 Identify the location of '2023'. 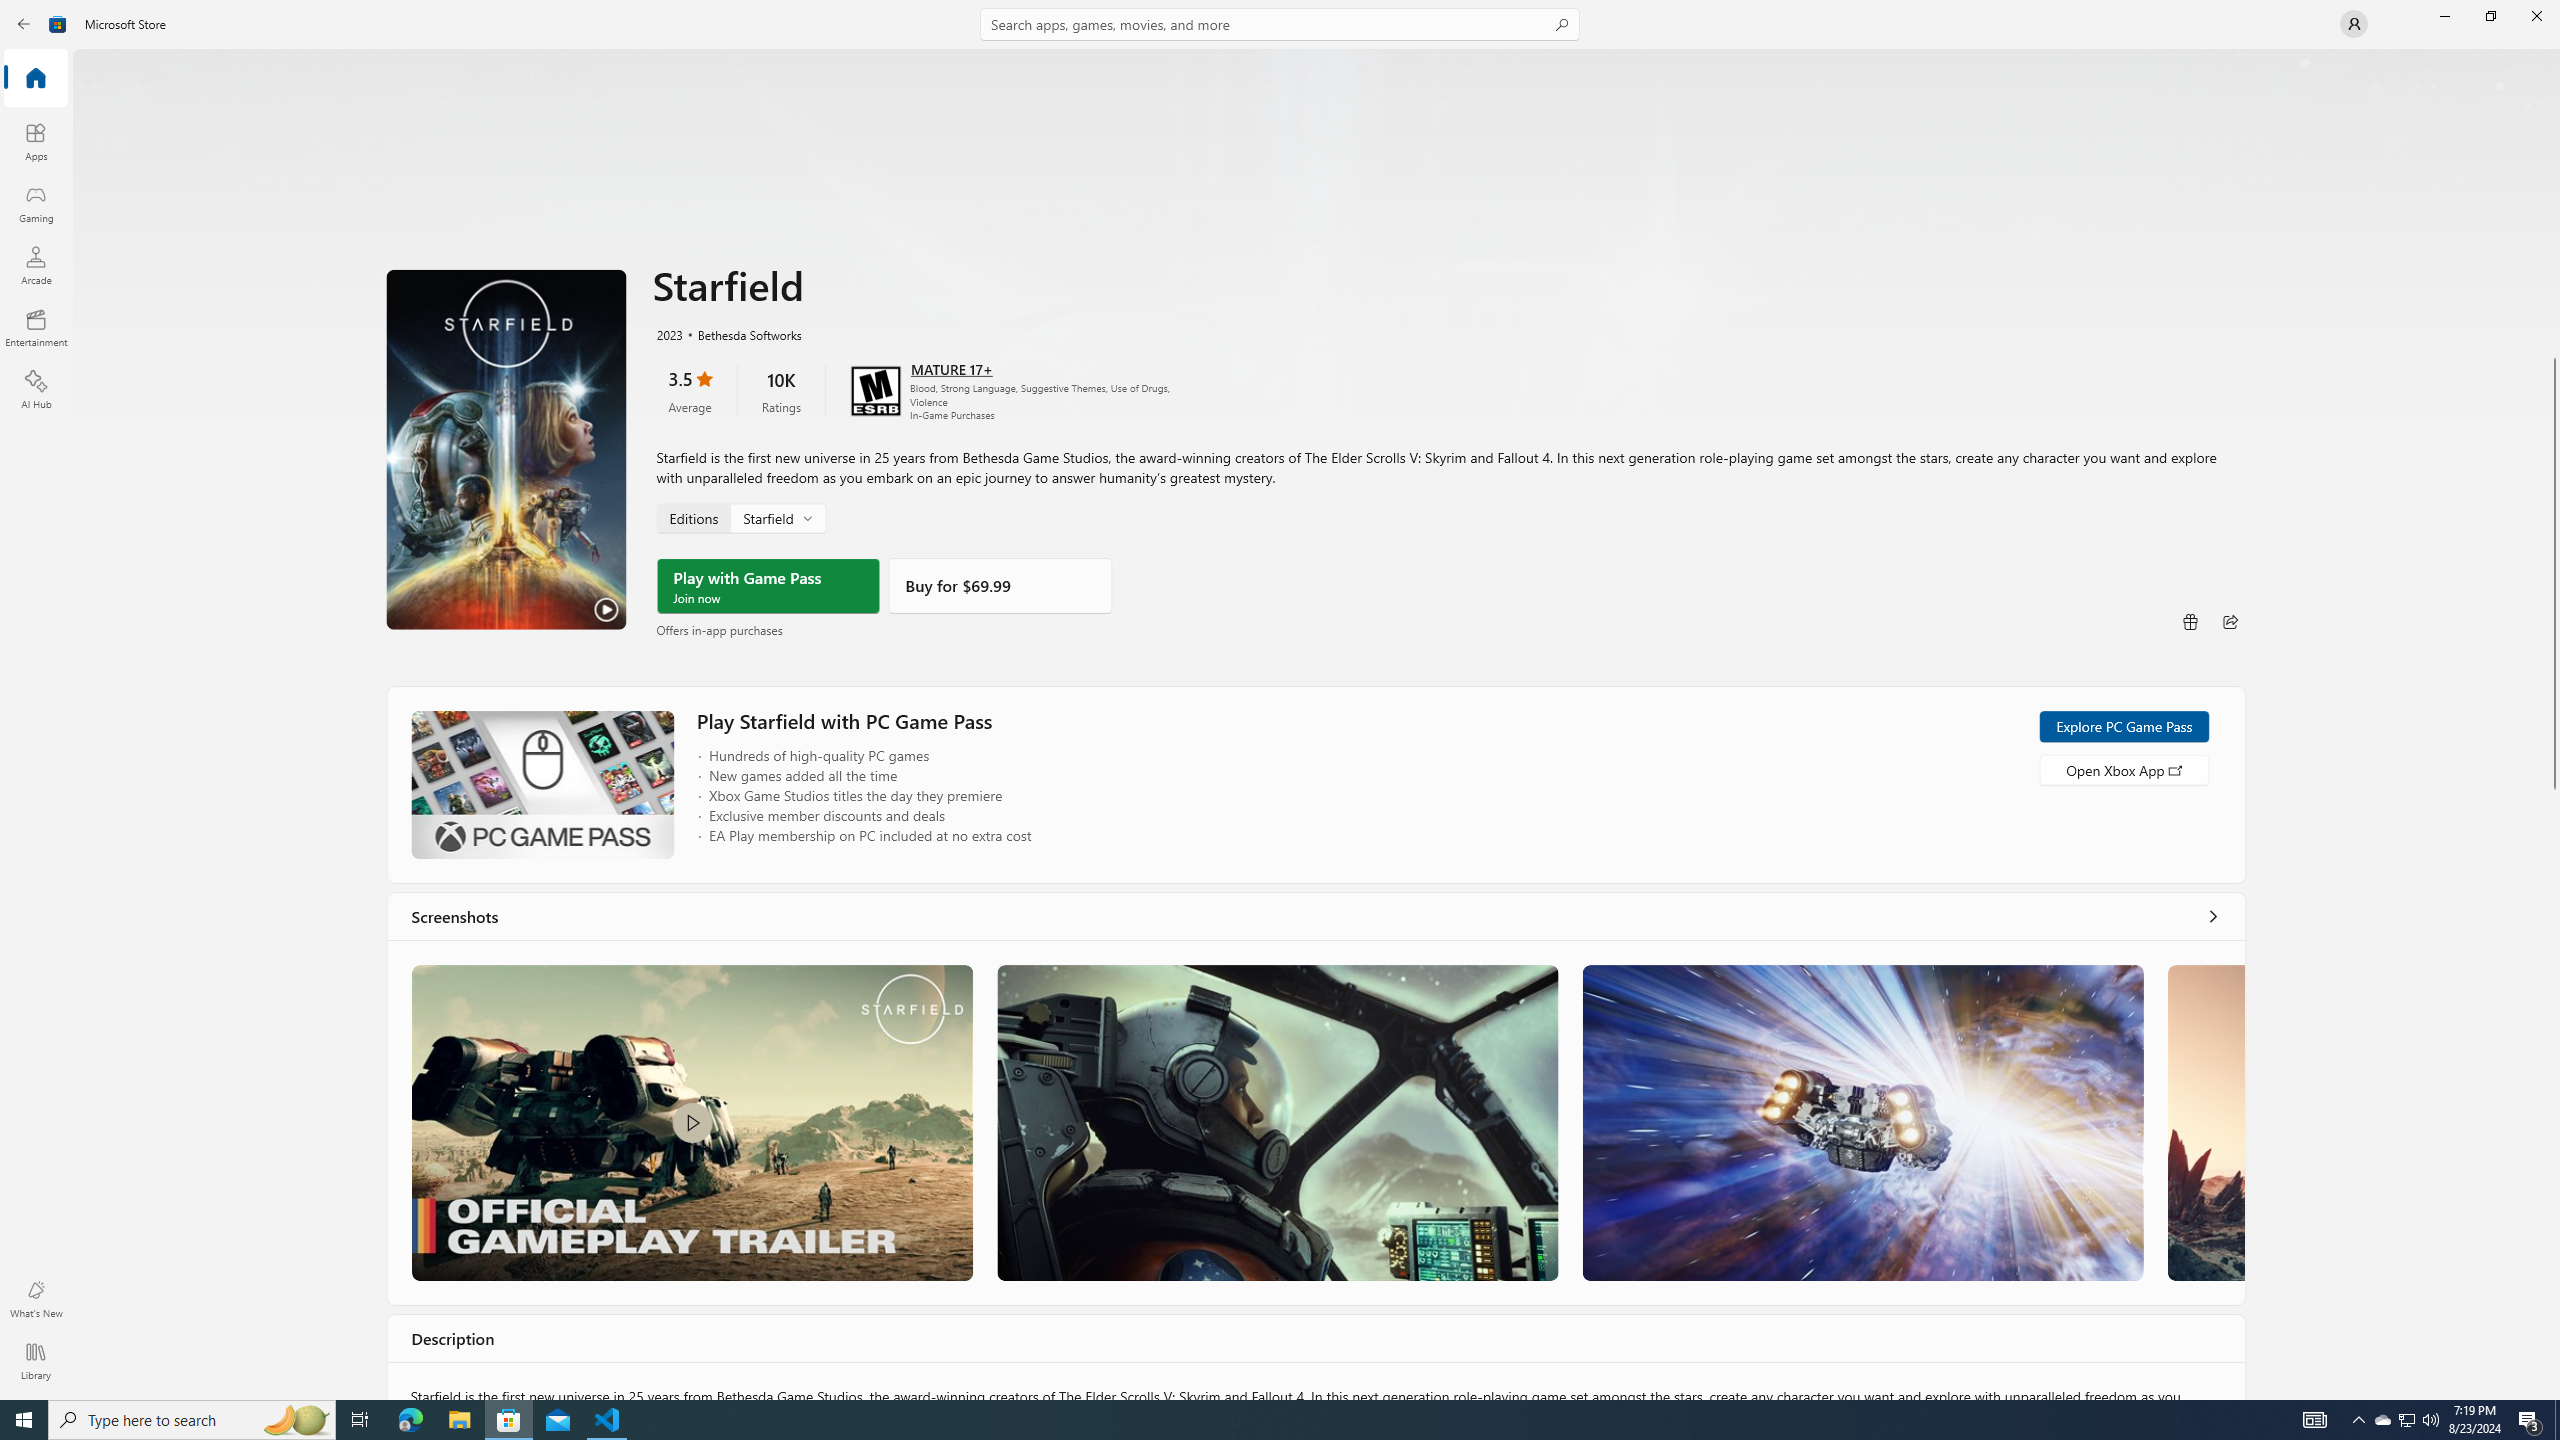
(668, 333).